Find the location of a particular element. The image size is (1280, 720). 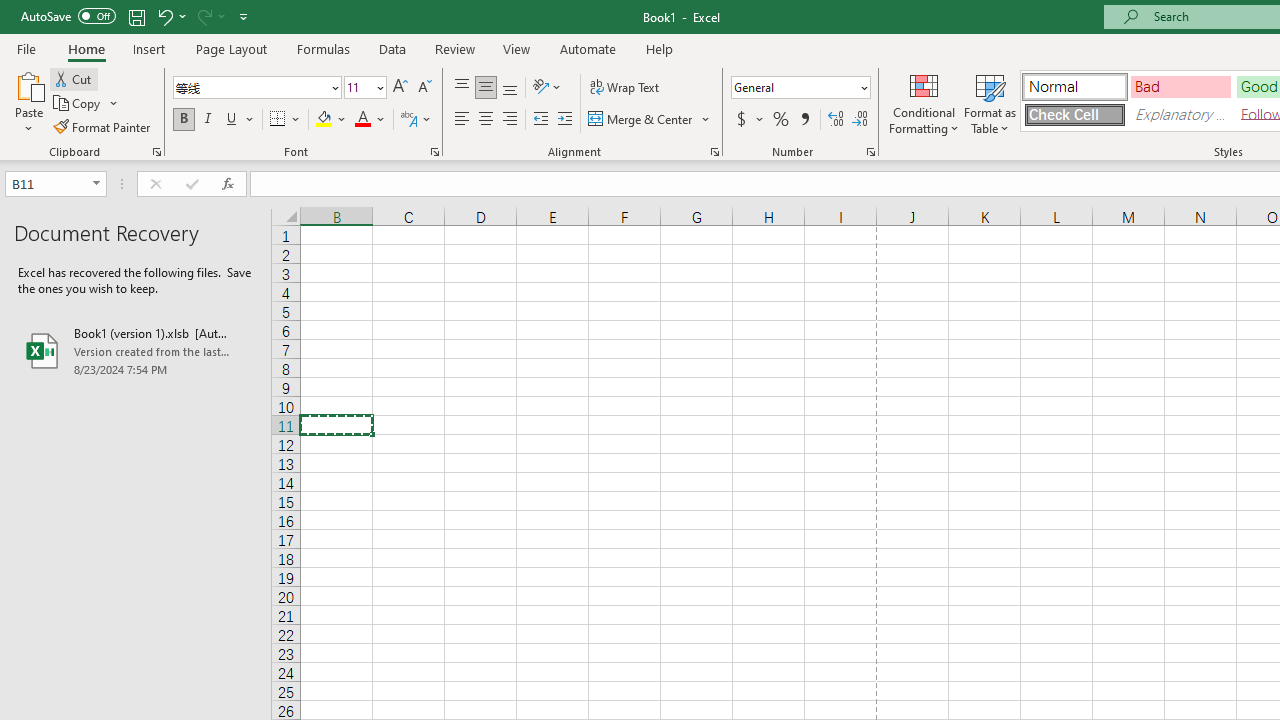

'Orientation' is located at coordinates (547, 86).